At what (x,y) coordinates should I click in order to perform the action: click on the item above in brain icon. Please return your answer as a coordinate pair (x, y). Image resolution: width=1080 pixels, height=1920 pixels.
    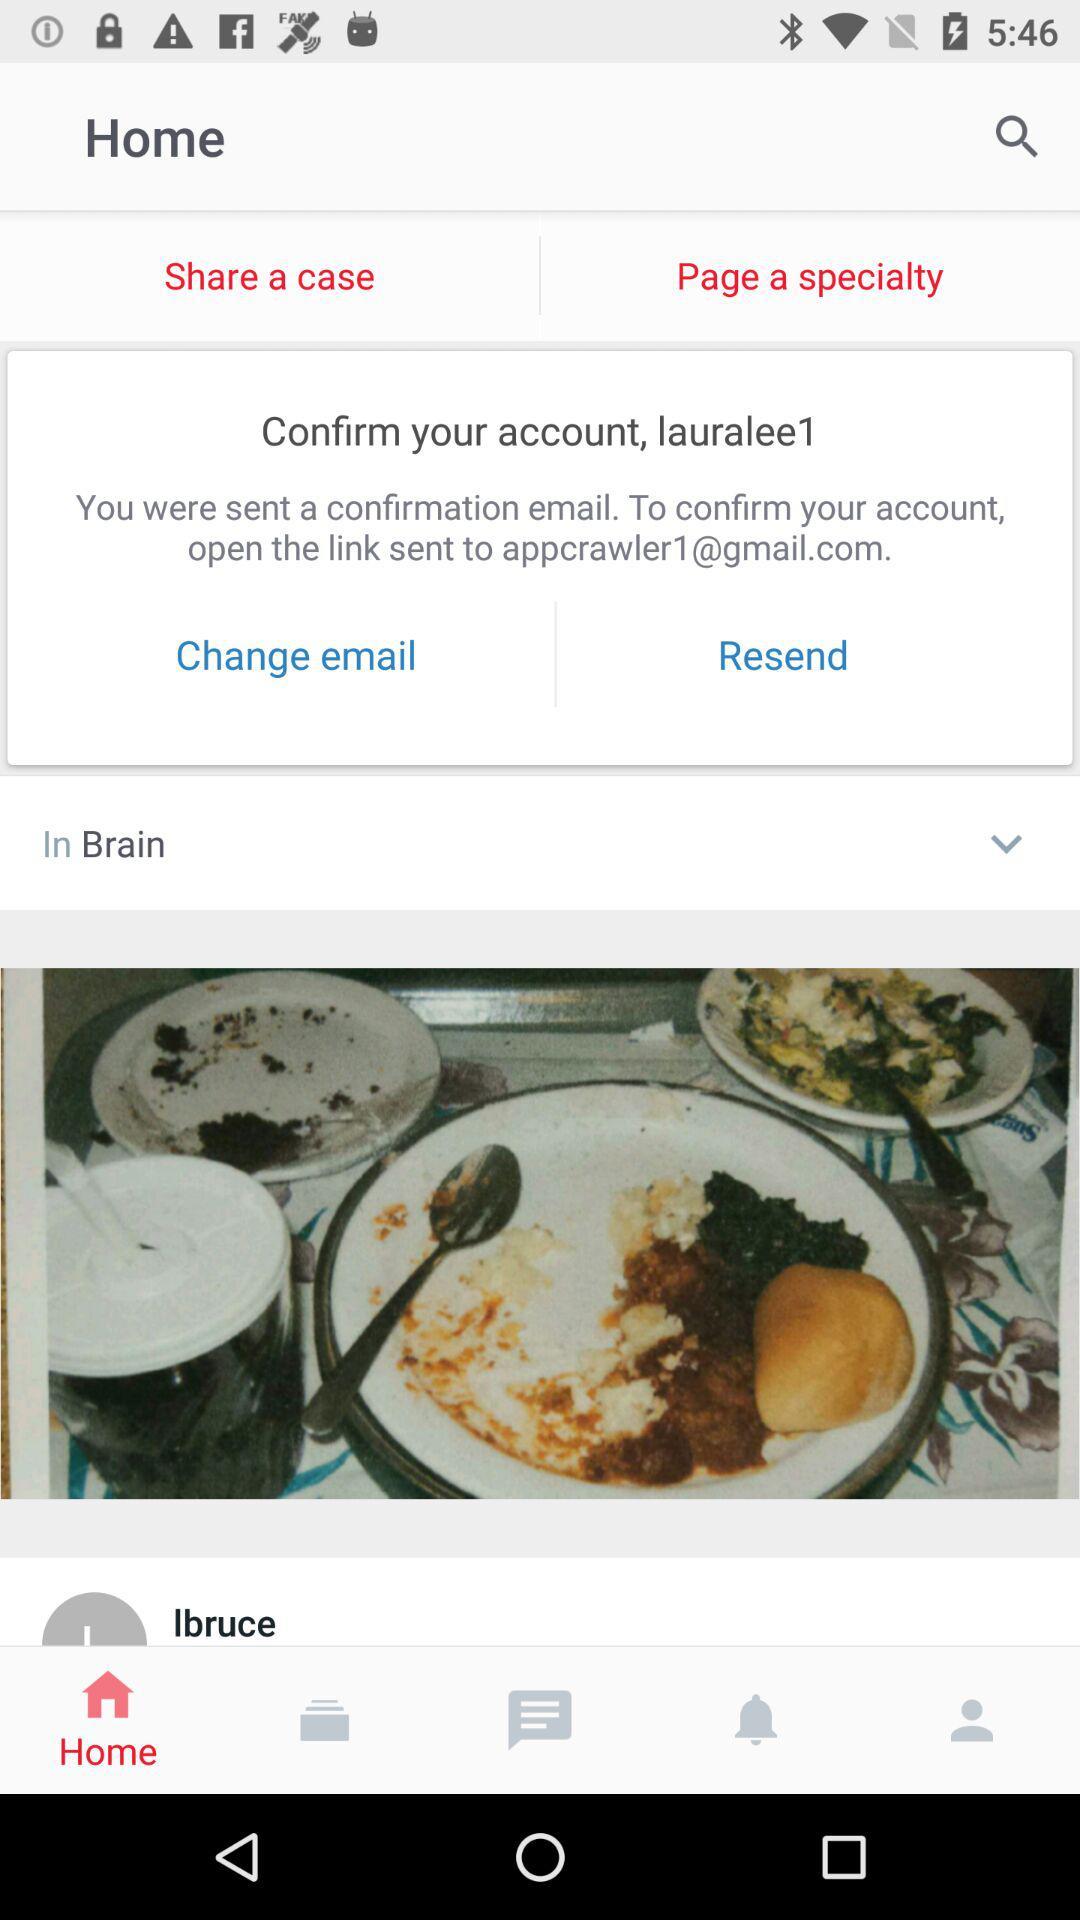
    Looking at the image, I should click on (296, 654).